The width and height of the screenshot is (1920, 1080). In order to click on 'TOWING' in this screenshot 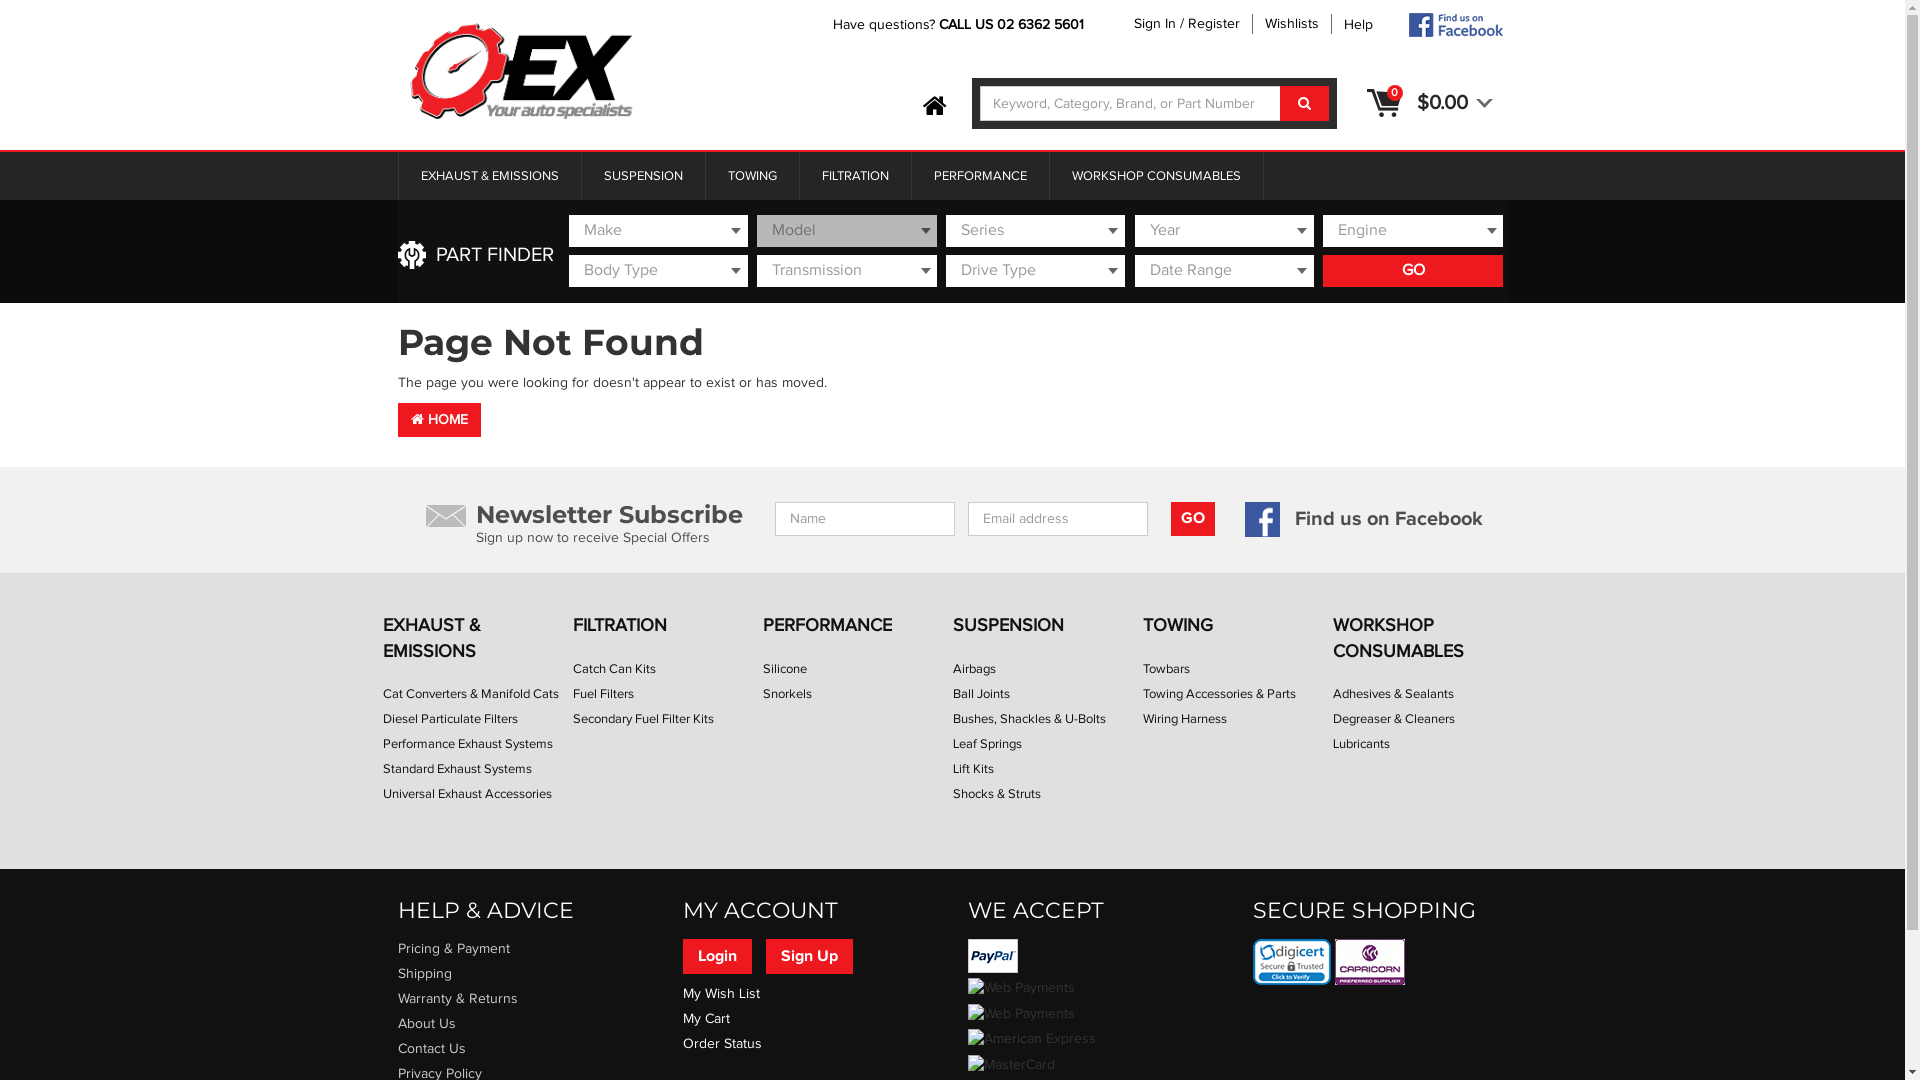, I will do `click(750, 175)`.